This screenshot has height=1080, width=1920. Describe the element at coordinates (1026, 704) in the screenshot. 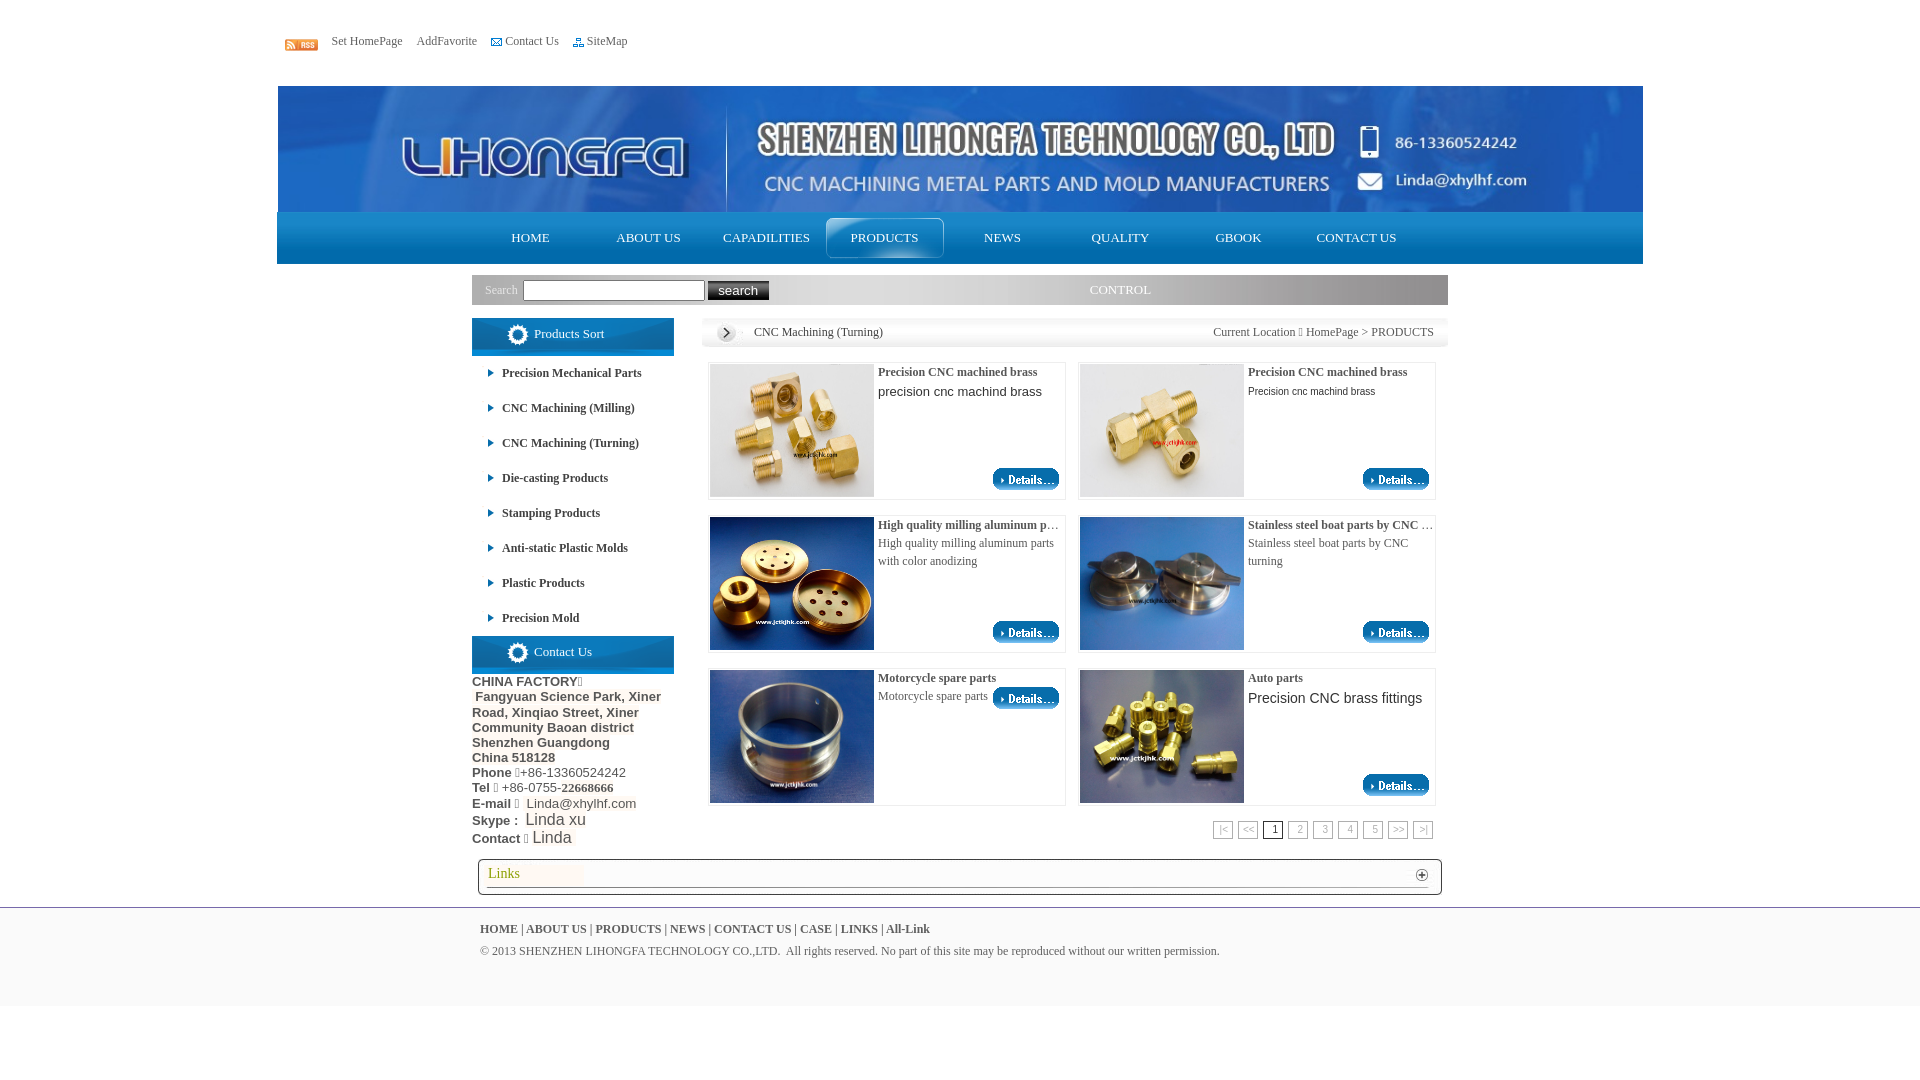

I see `'Motorcycle spare parts'` at that location.